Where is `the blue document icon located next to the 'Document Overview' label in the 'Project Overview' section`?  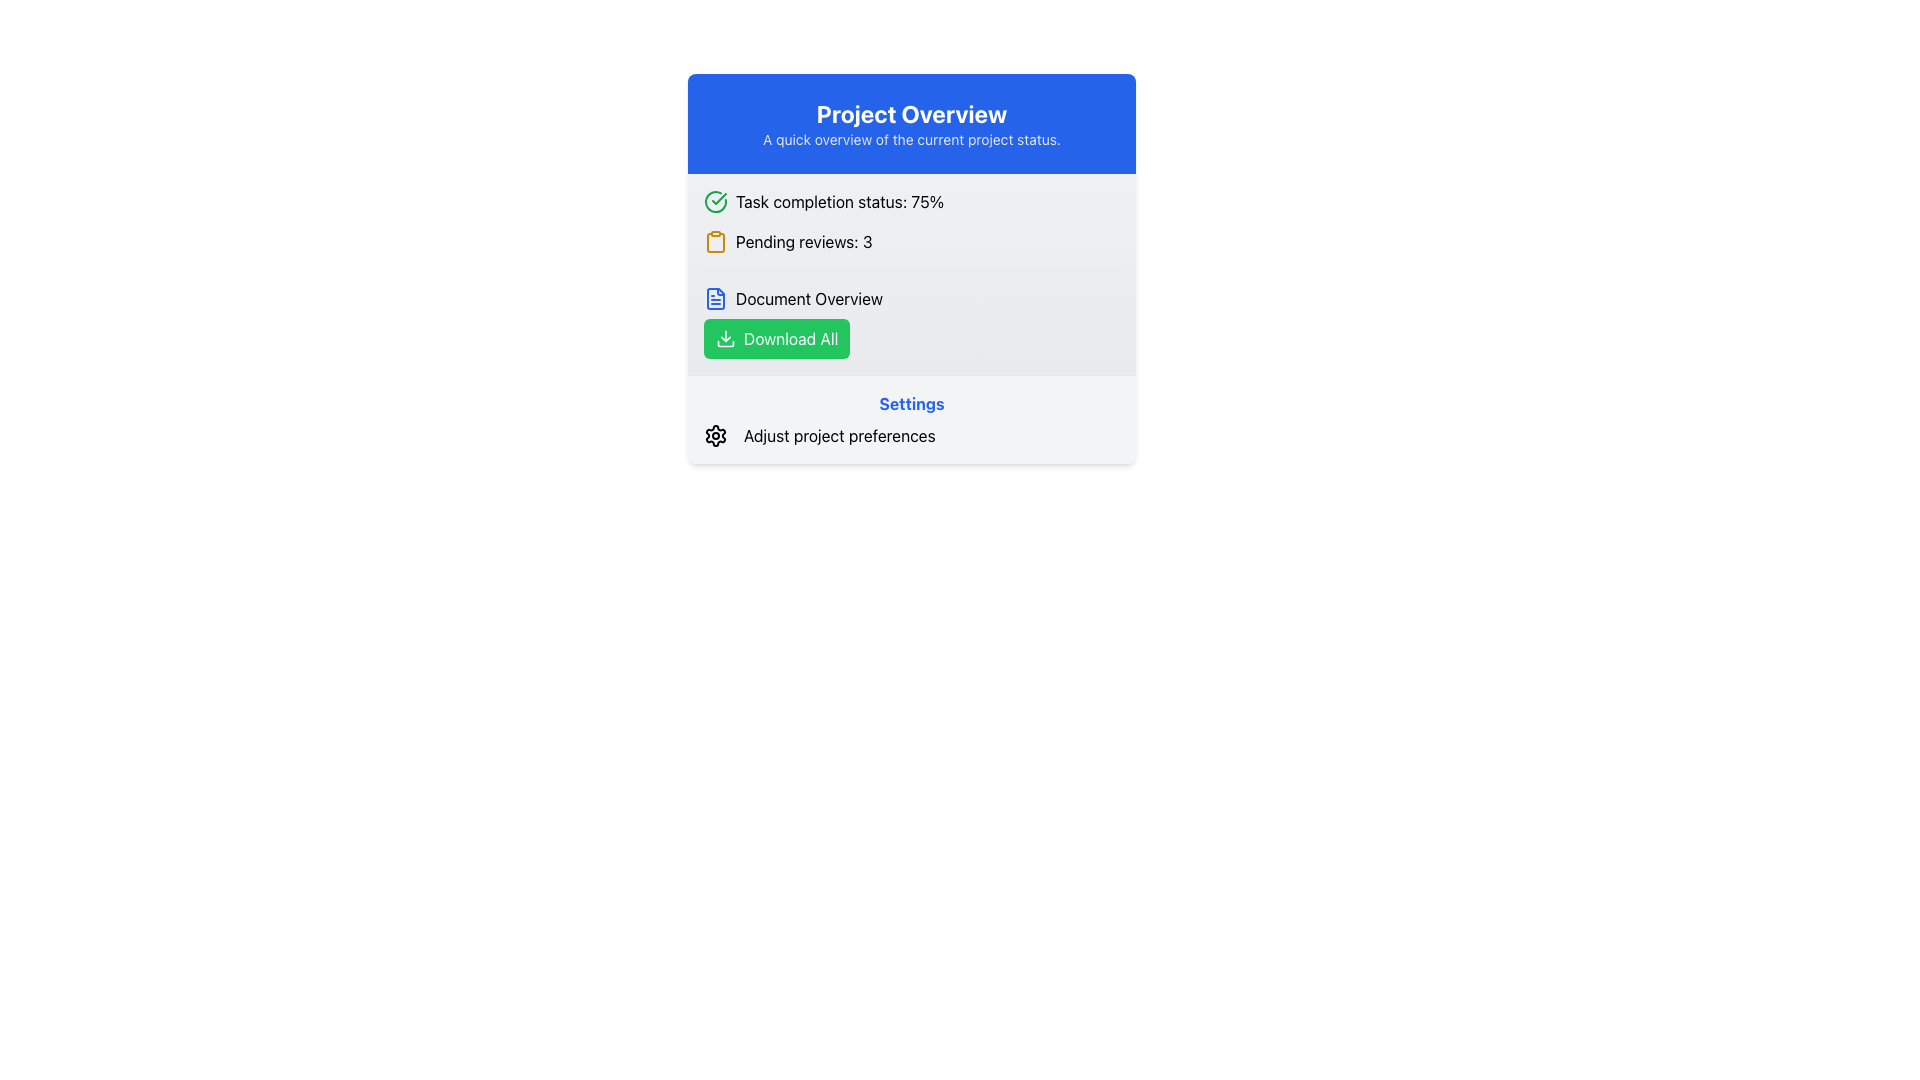
the blue document icon located next to the 'Document Overview' label in the 'Project Overview' section is located at coordinates (715, 299).